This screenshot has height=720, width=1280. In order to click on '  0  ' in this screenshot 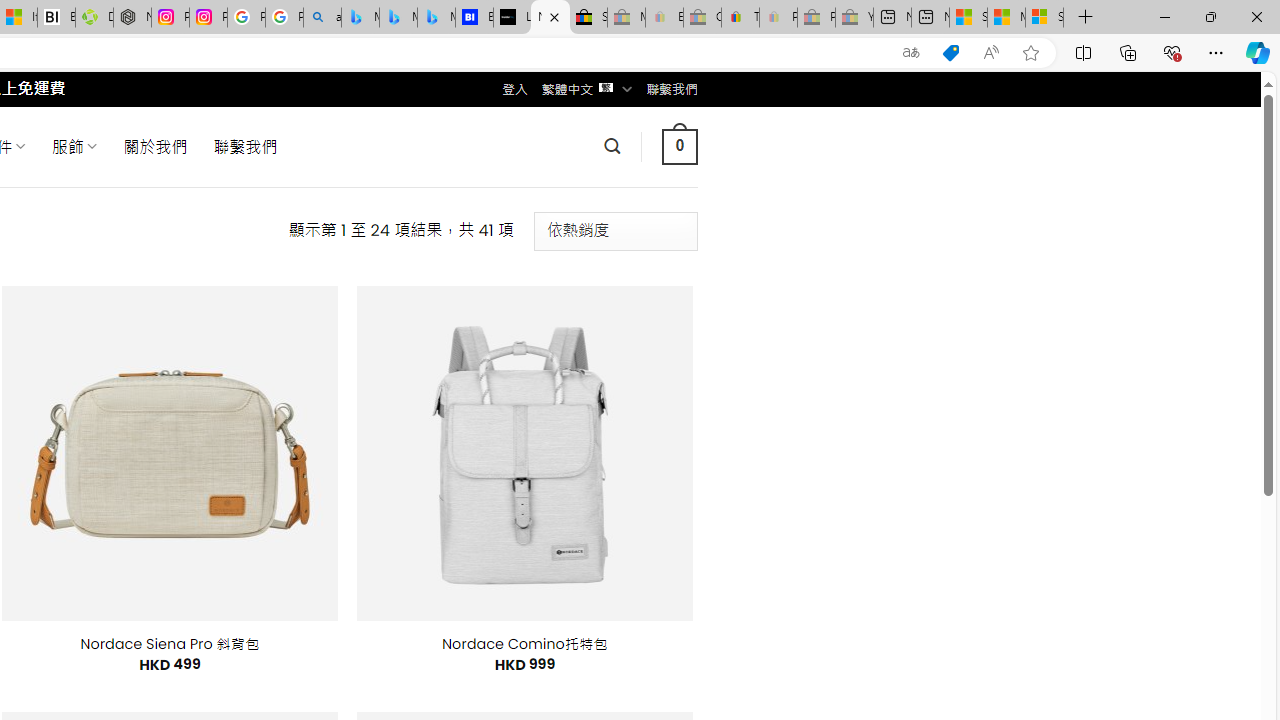, I will do `click(679, 145)`.